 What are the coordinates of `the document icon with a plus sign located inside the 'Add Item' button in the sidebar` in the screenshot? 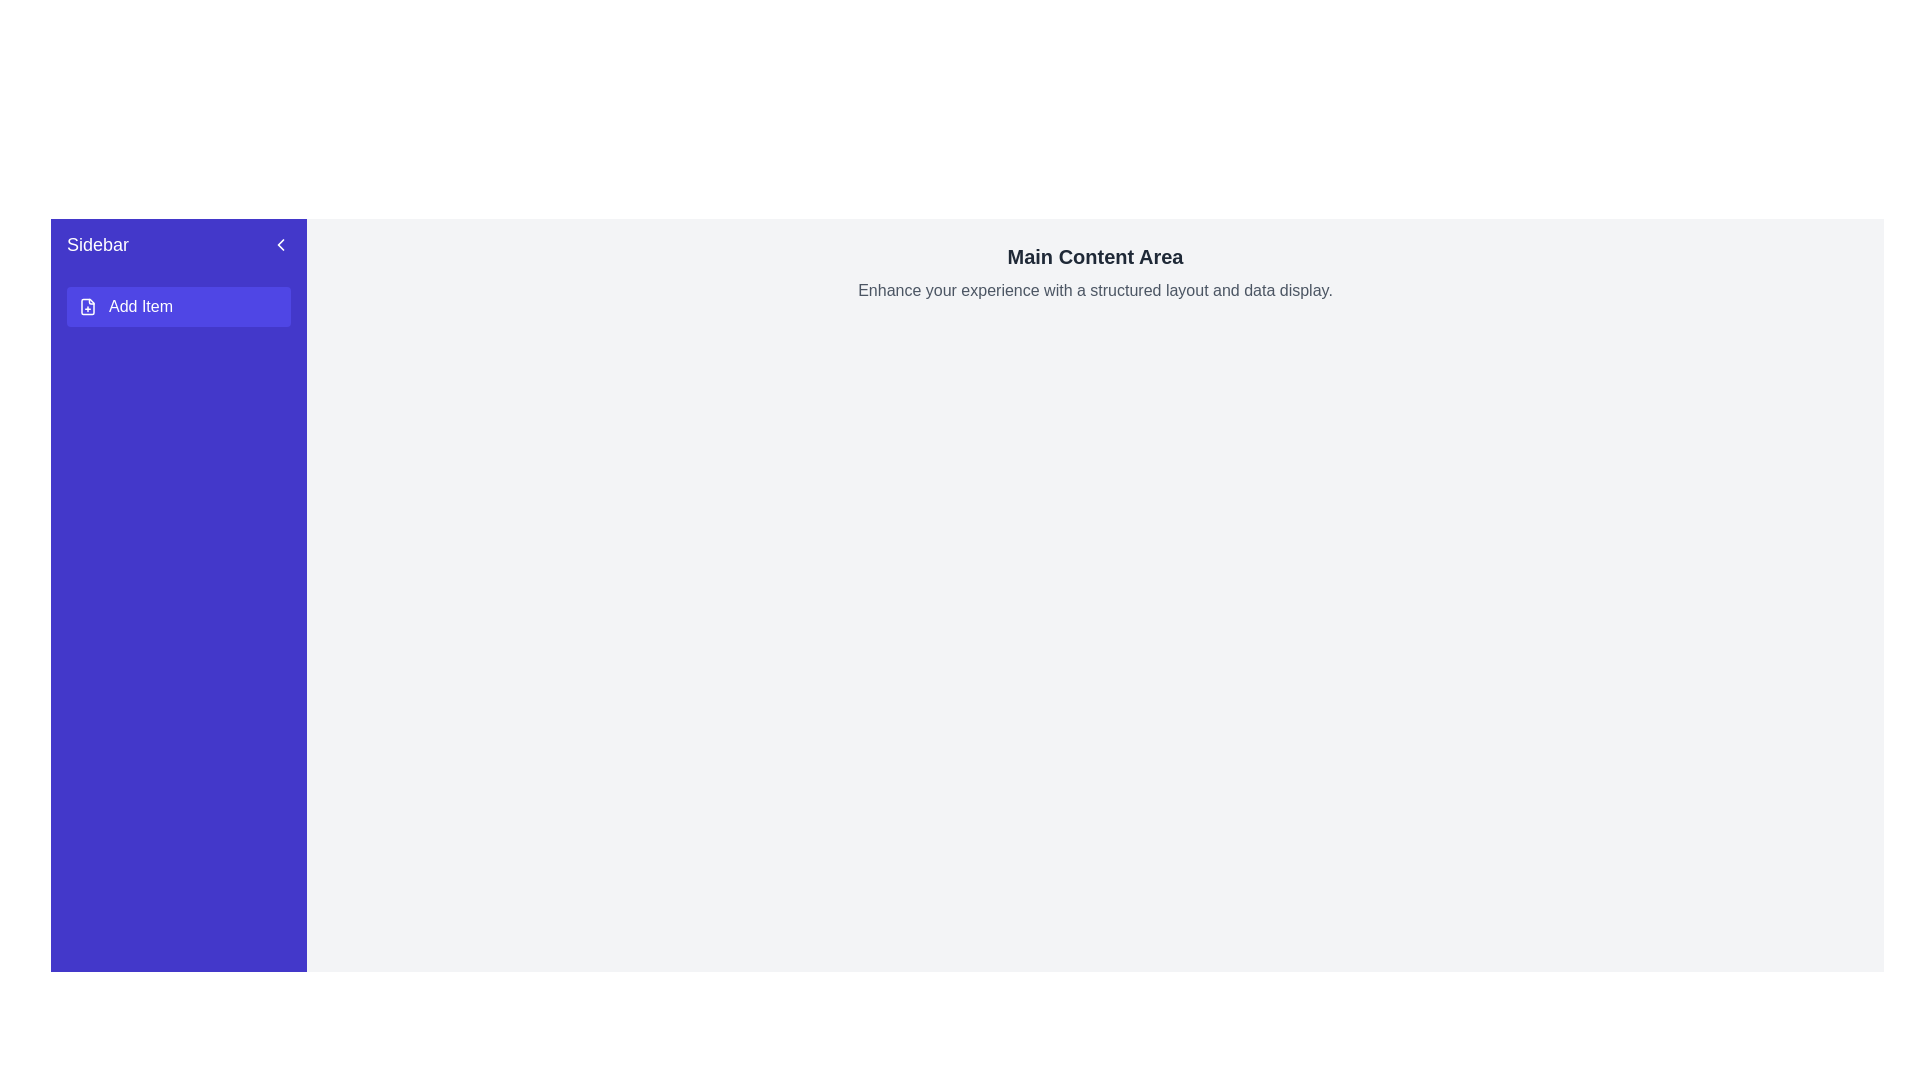 It's located at (86, 307).